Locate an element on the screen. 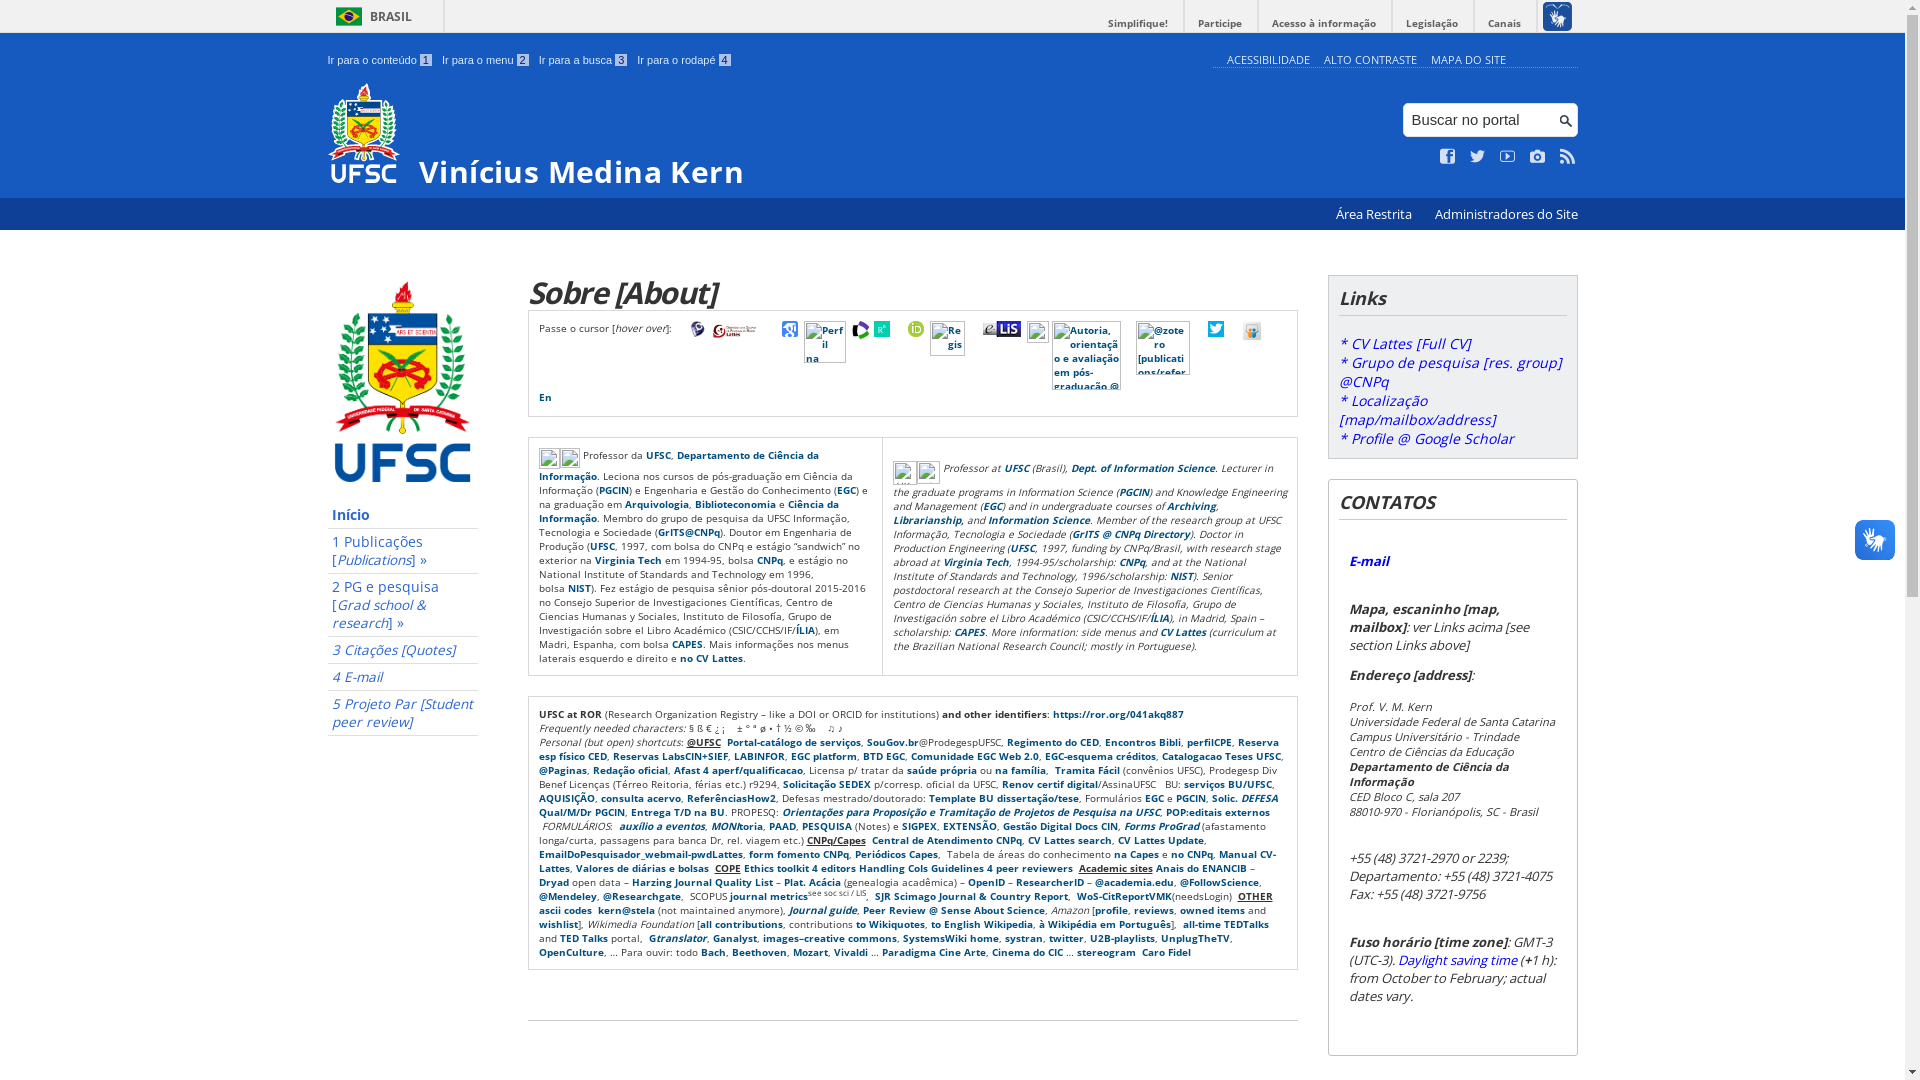 The width and height of the screenshot is (1920, 1080). 'EGC' is located at coordinates (845, 489).